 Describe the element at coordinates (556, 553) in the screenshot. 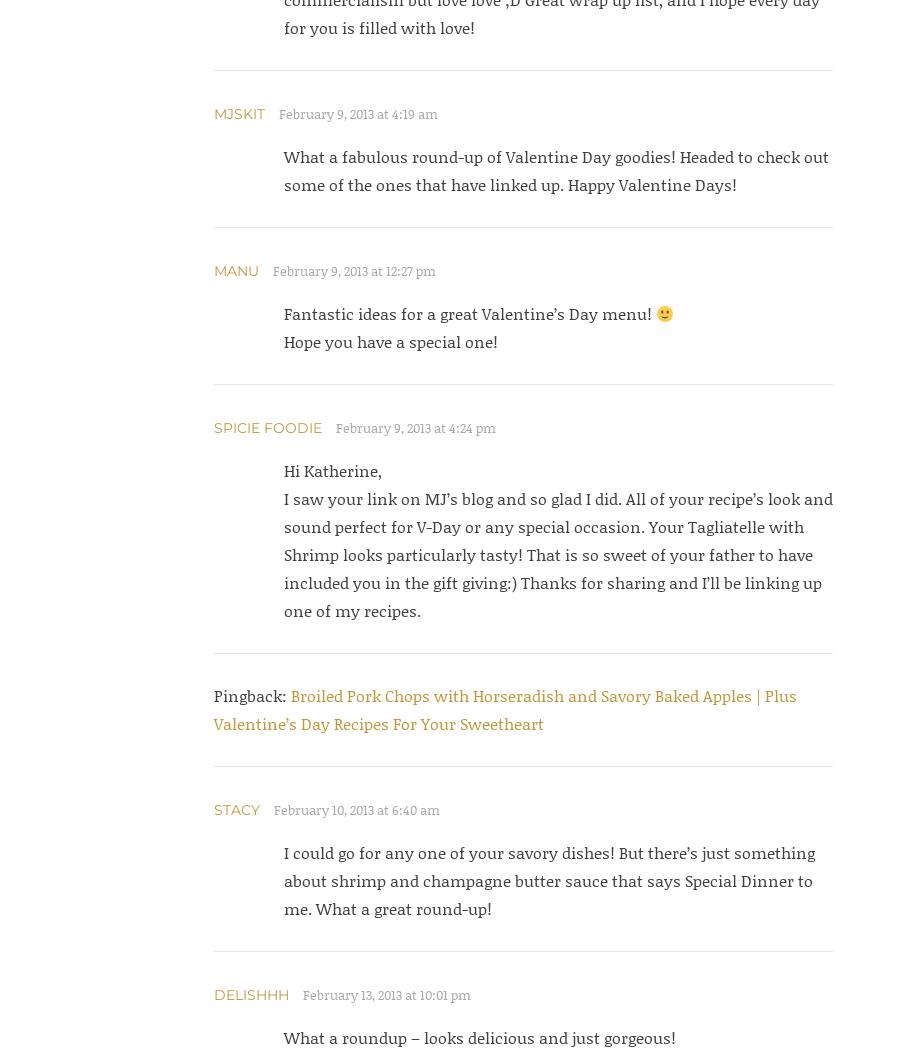

I see `'I saw your link on MJ’s blog and so glad I did. All of your recipe’s look and sound perfect for V-Day or any special occasion. Your Tagliatelle with Shrimp looks particularly tasty! That is so sweet of your father to have included you in the gift giving:) Thanks for sharing and I’ll be linking up one of my recipes.'` at that location.